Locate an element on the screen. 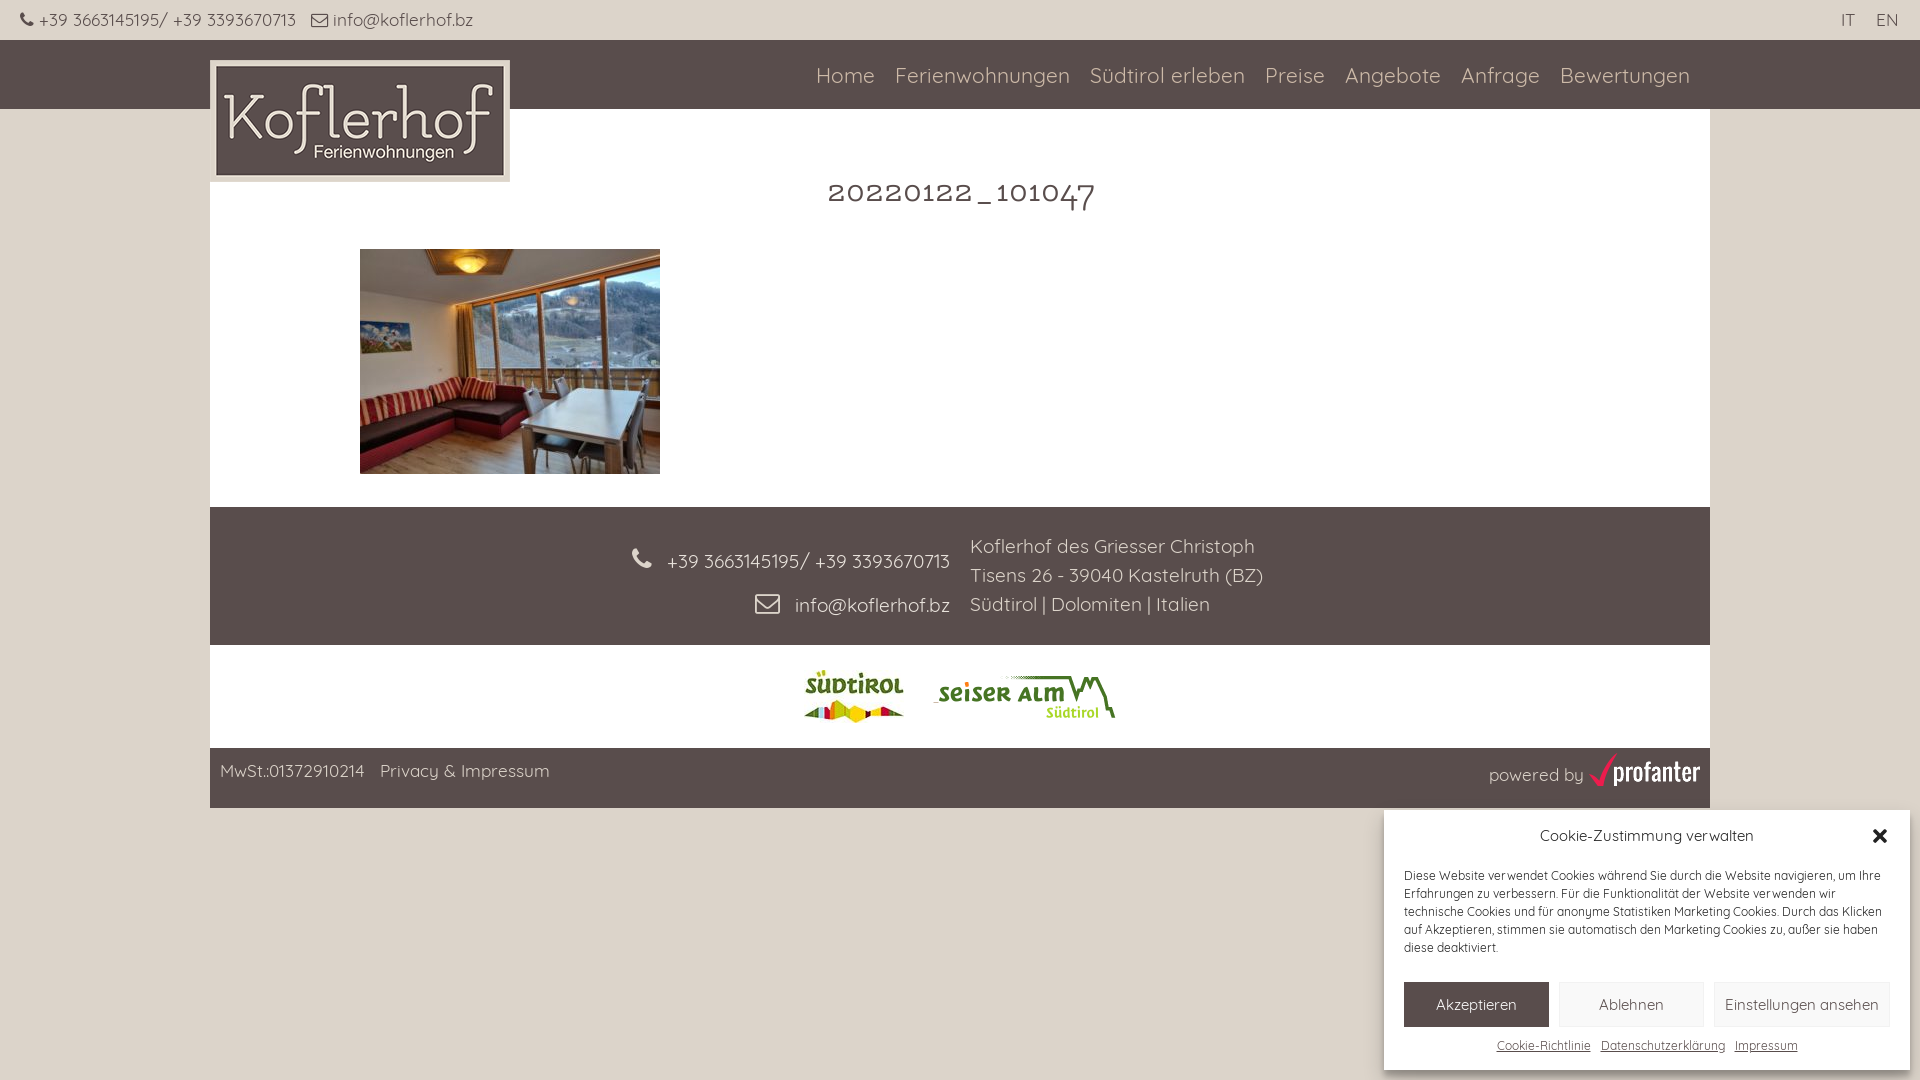 Image resolution: width=1920 pixels, height=1080 pixels. 'Einstellungen ansehen' is located at coordinates (1801, 1004).